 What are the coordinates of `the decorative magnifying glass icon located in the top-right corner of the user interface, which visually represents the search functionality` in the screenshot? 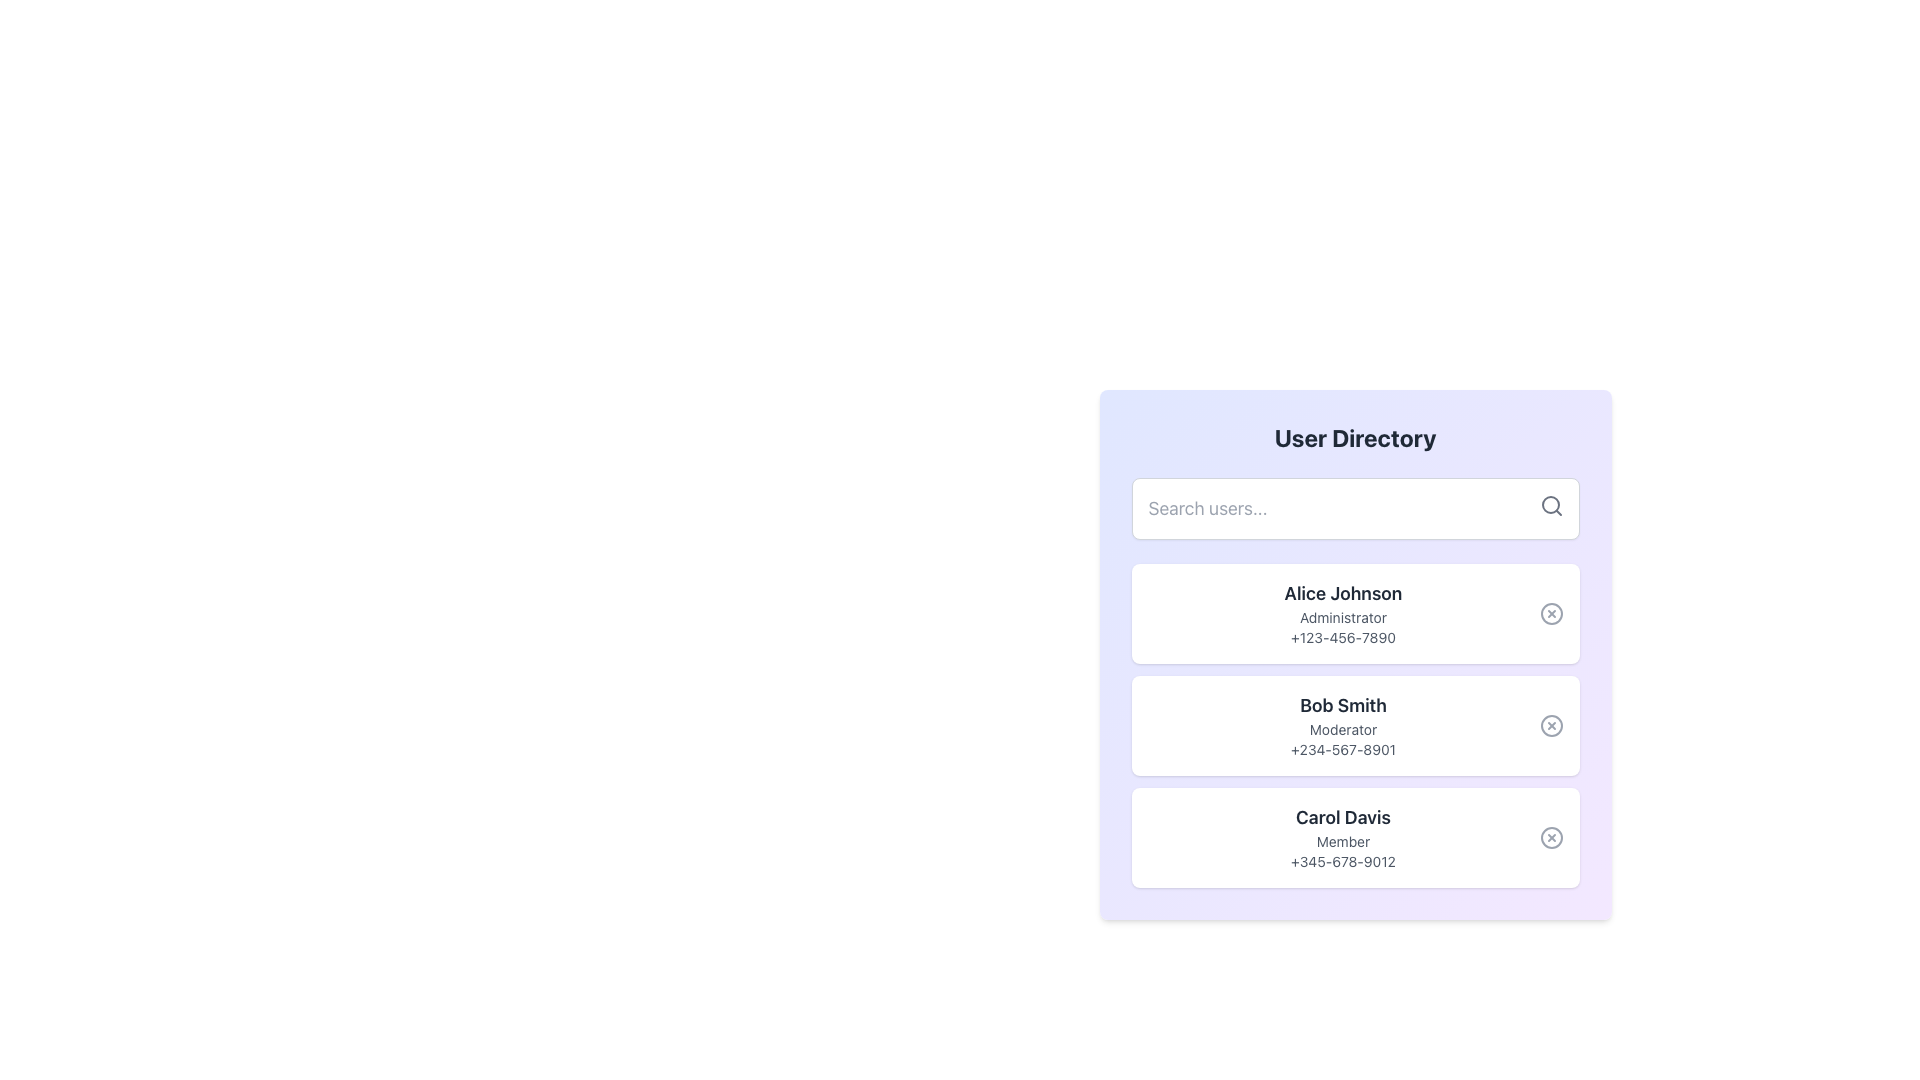 It's located at (1549, 504).